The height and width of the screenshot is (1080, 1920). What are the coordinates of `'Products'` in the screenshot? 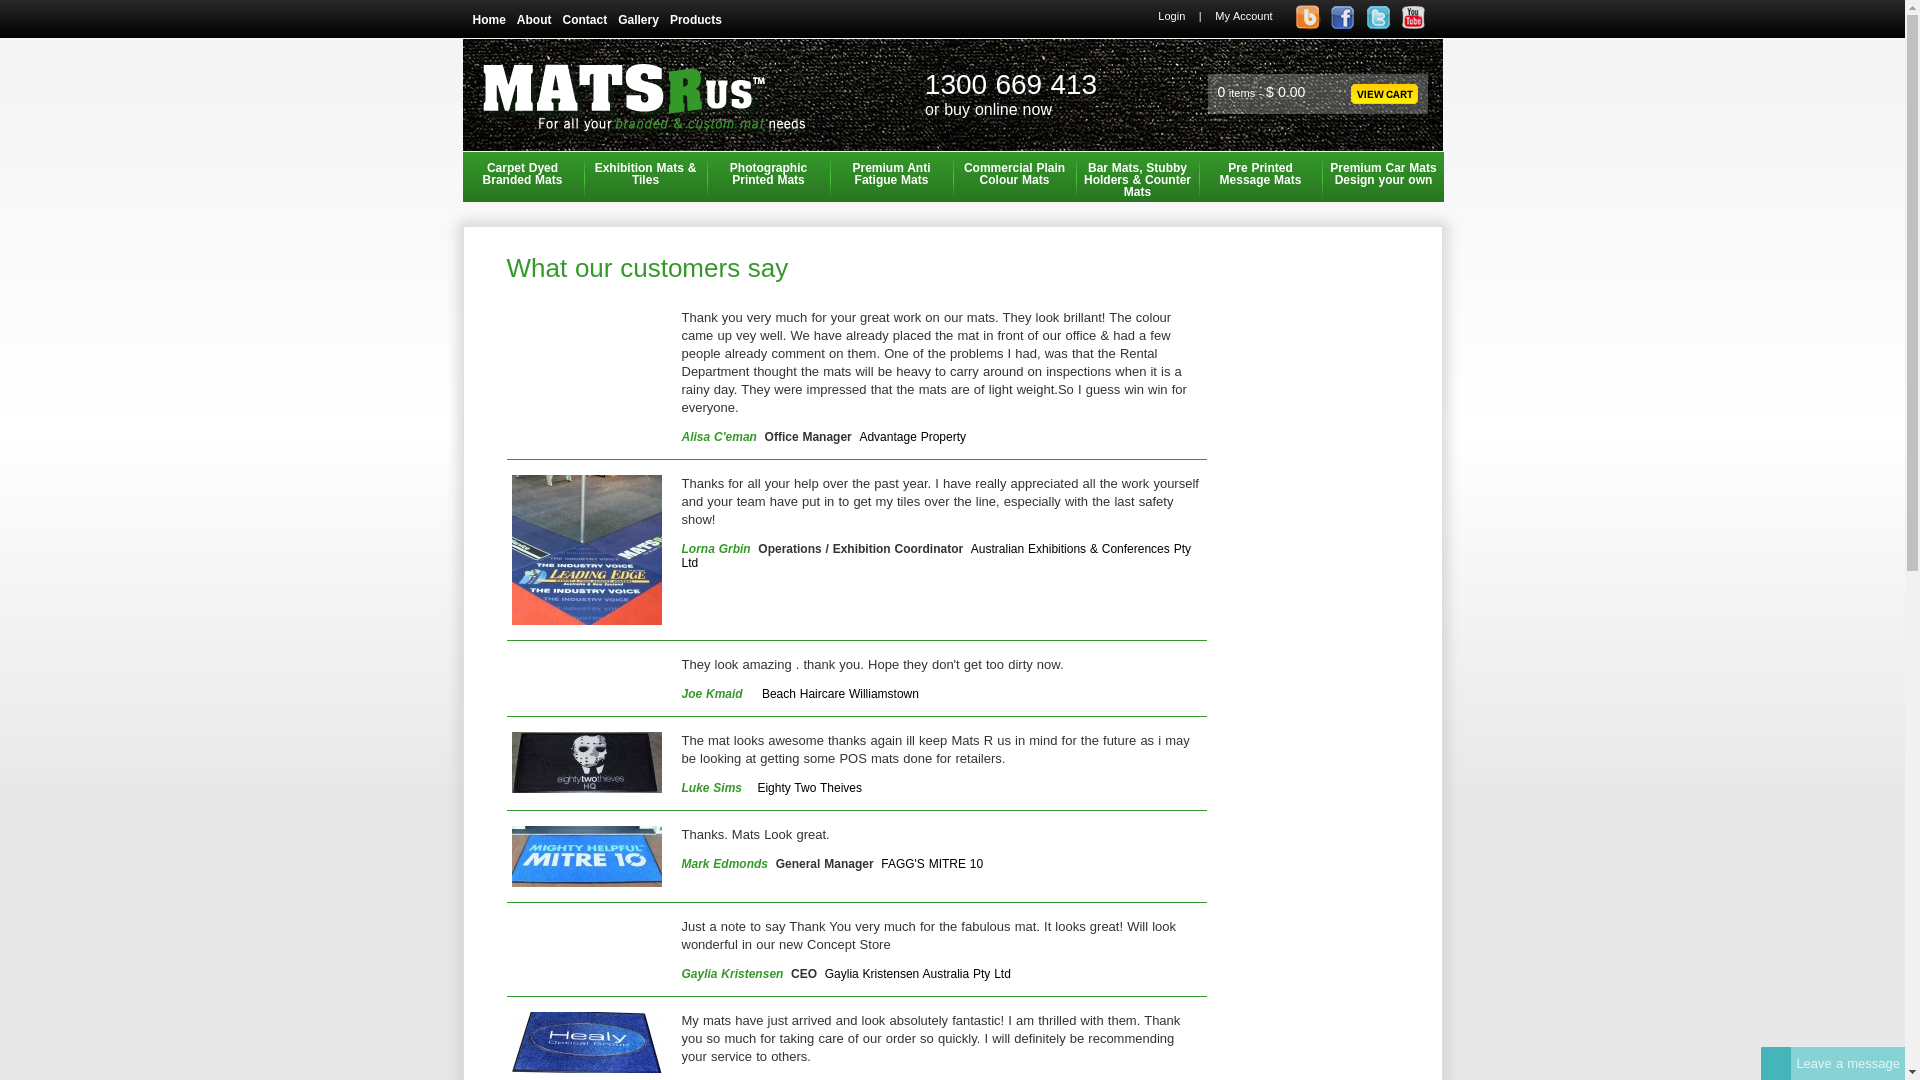 It's located at (701, 19).